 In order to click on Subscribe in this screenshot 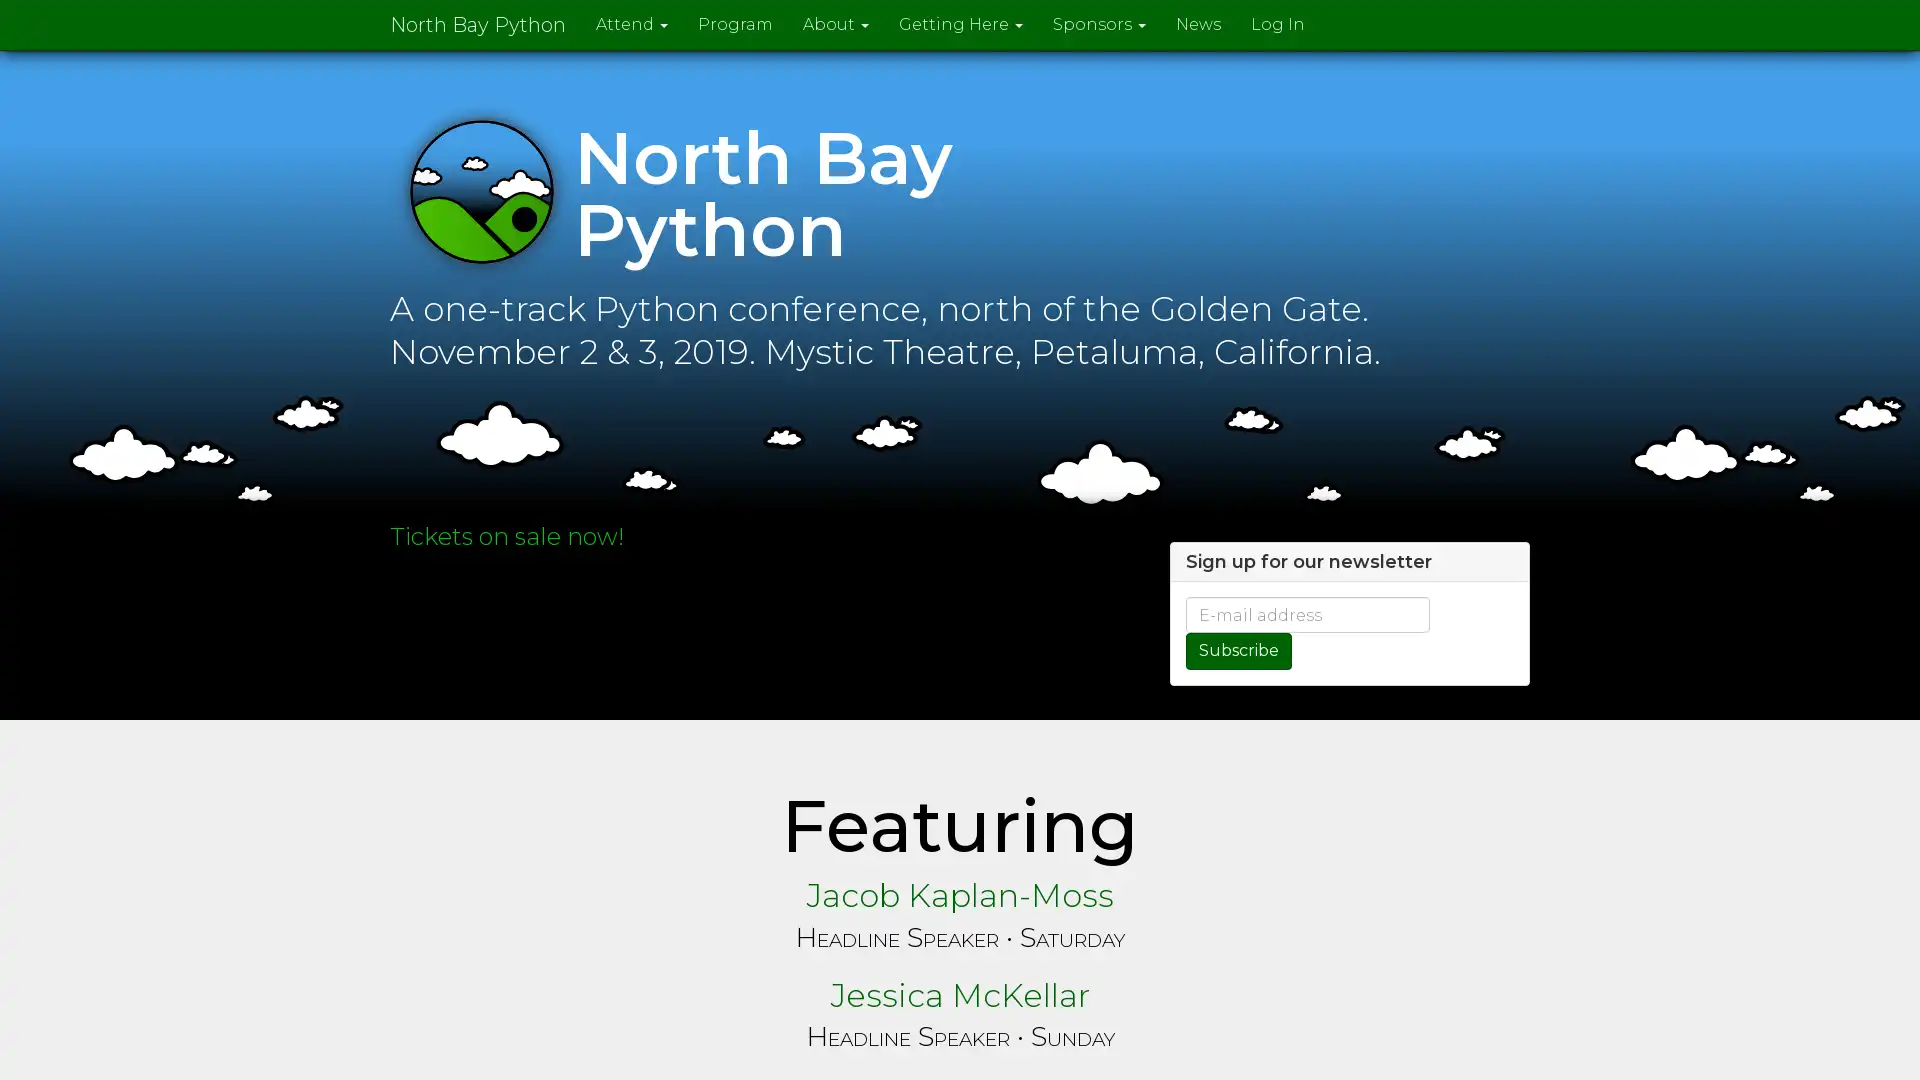, I will do `click(1237, 651)`.